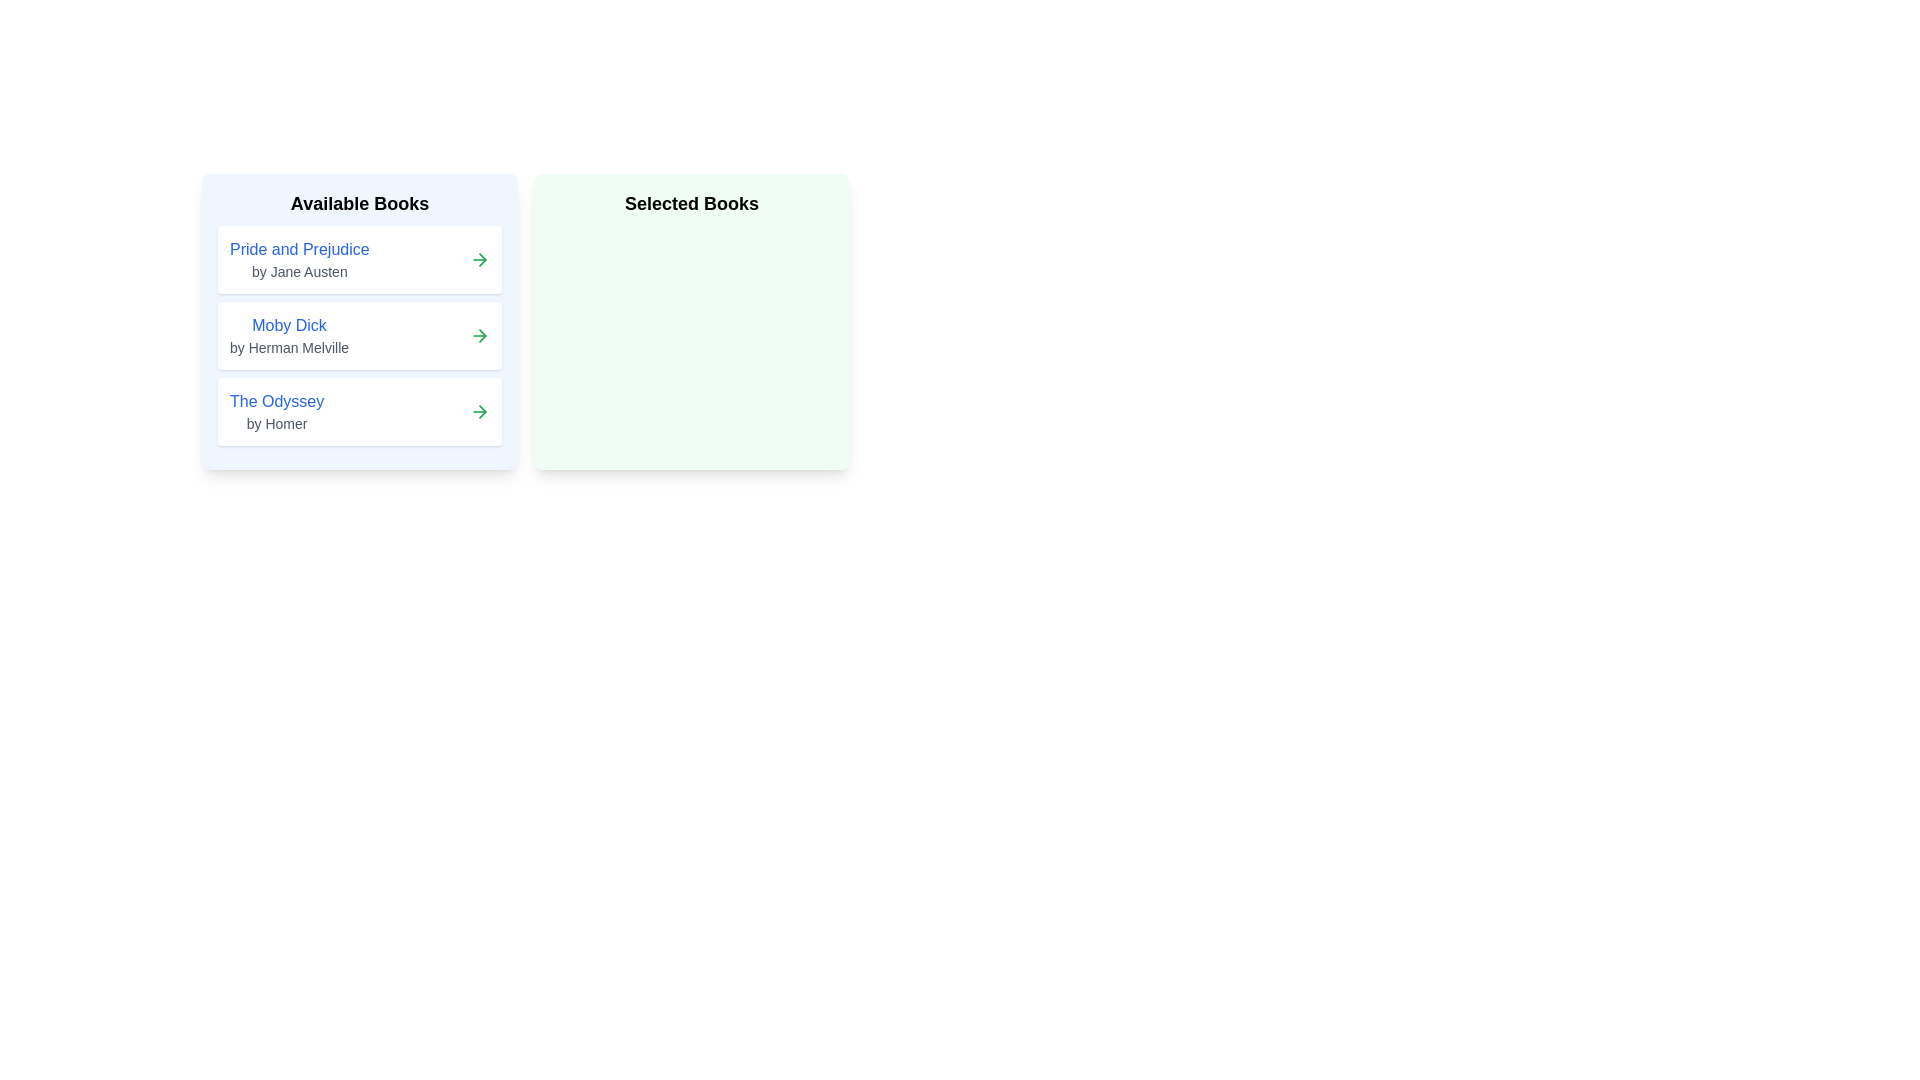 This screenshot has width=1920, height=1080. I want to click on the green right-arrow icon button that changes to a darker green when hovered, located to the far right of the box containing 'Moby Dick by Herman Melville', so click(480, 334).